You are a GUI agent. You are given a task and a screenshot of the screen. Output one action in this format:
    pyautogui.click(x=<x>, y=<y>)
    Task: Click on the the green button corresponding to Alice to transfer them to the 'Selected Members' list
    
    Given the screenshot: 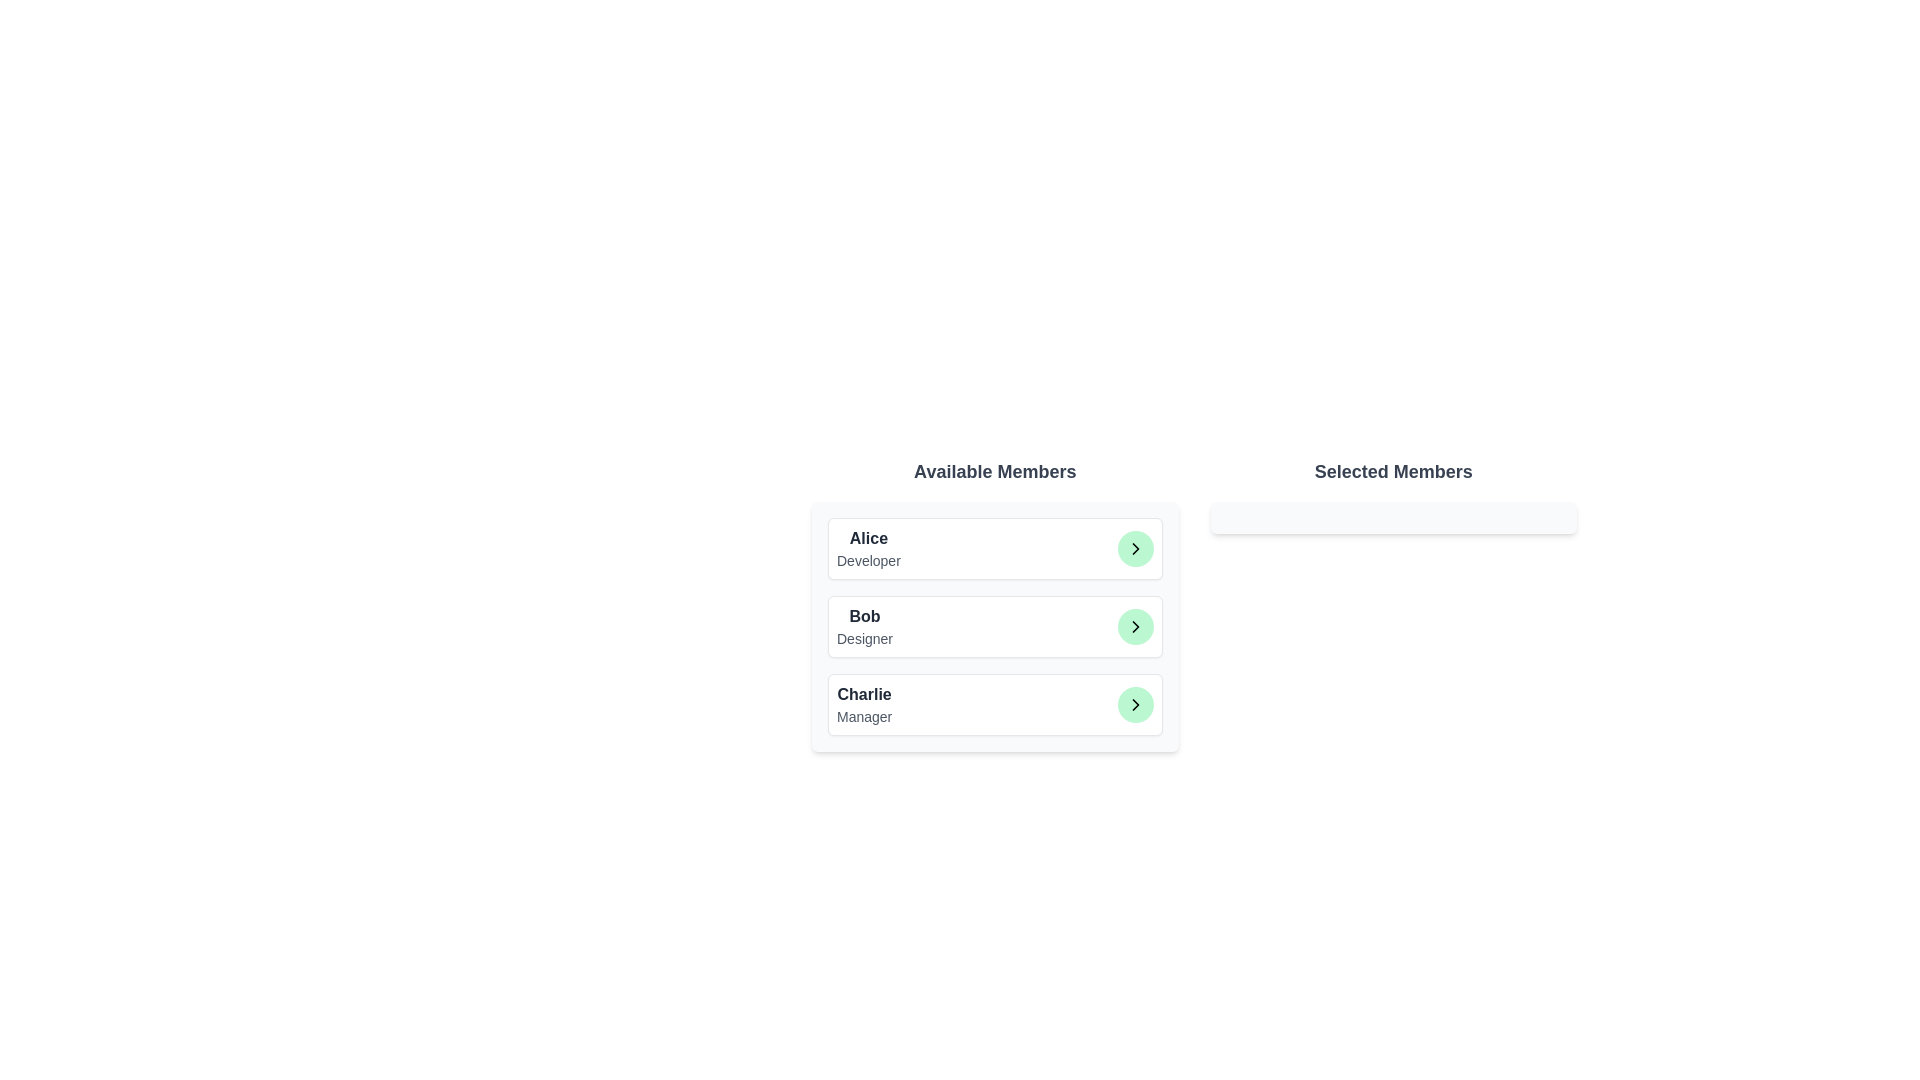 What is the action you would take?
    pyautogui.click(x=1135, y=548)
    